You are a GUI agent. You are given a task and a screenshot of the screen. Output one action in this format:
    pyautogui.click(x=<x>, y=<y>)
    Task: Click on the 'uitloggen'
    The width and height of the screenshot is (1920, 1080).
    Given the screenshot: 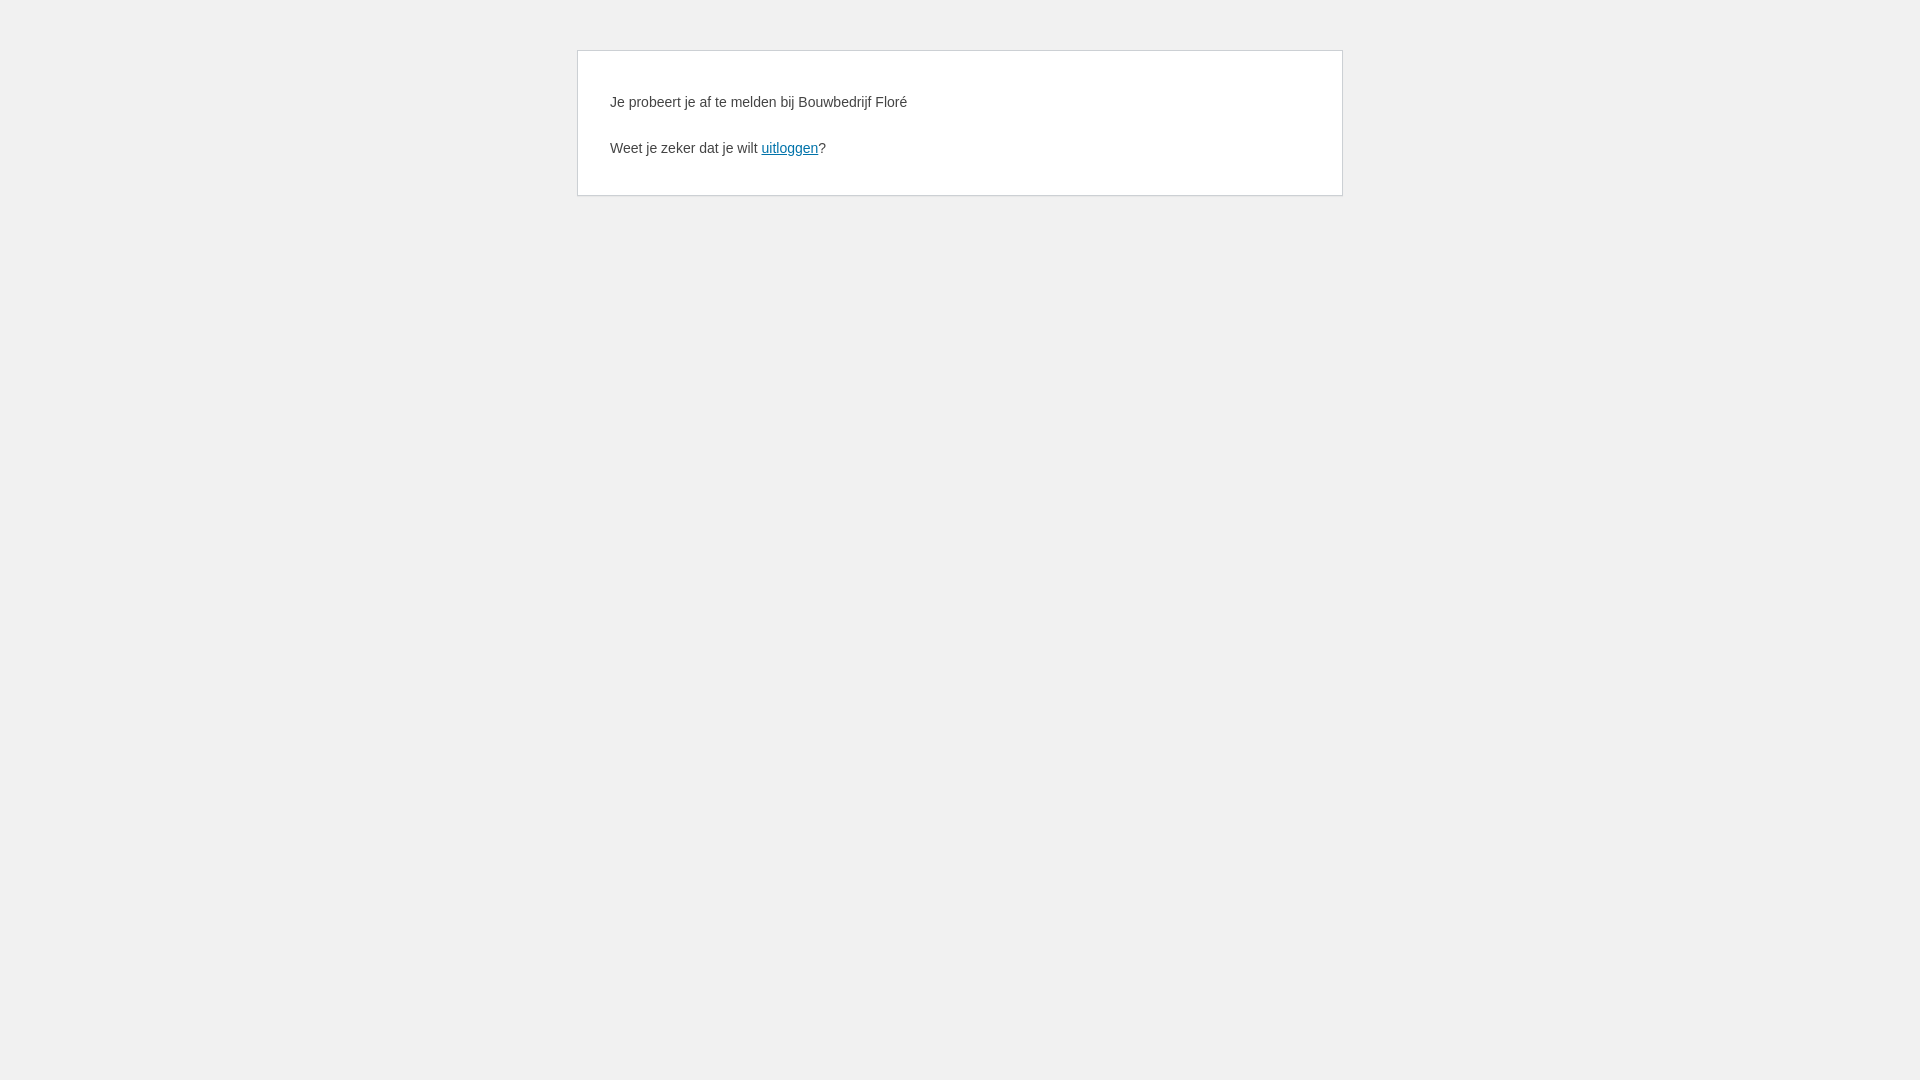 What is the action you would take?
    pyautogui.click(x=788, y=146)
    